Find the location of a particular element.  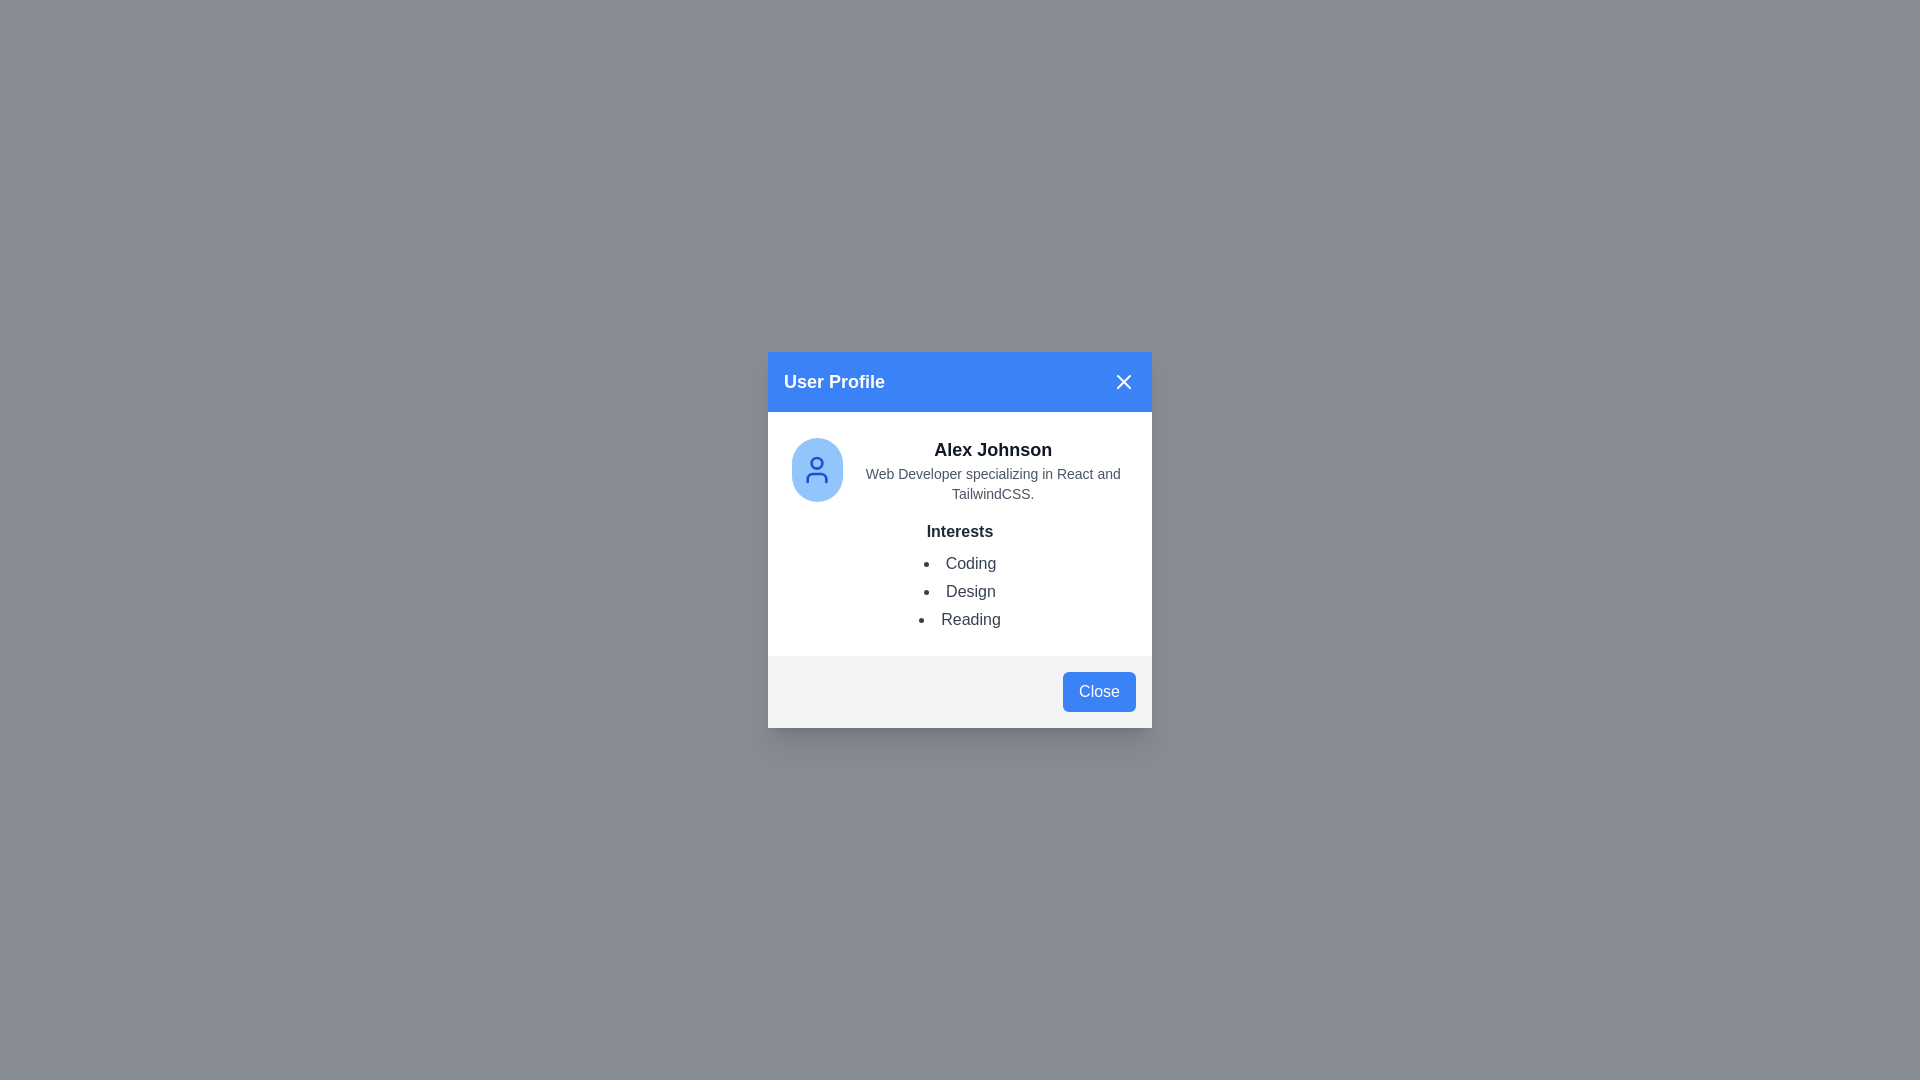

the close icon represented by an 'X' shape located in the top-right corner of the blue header bar of the 'User Profile' modal to provide visual feedback is located at coordinates (1123, 381).